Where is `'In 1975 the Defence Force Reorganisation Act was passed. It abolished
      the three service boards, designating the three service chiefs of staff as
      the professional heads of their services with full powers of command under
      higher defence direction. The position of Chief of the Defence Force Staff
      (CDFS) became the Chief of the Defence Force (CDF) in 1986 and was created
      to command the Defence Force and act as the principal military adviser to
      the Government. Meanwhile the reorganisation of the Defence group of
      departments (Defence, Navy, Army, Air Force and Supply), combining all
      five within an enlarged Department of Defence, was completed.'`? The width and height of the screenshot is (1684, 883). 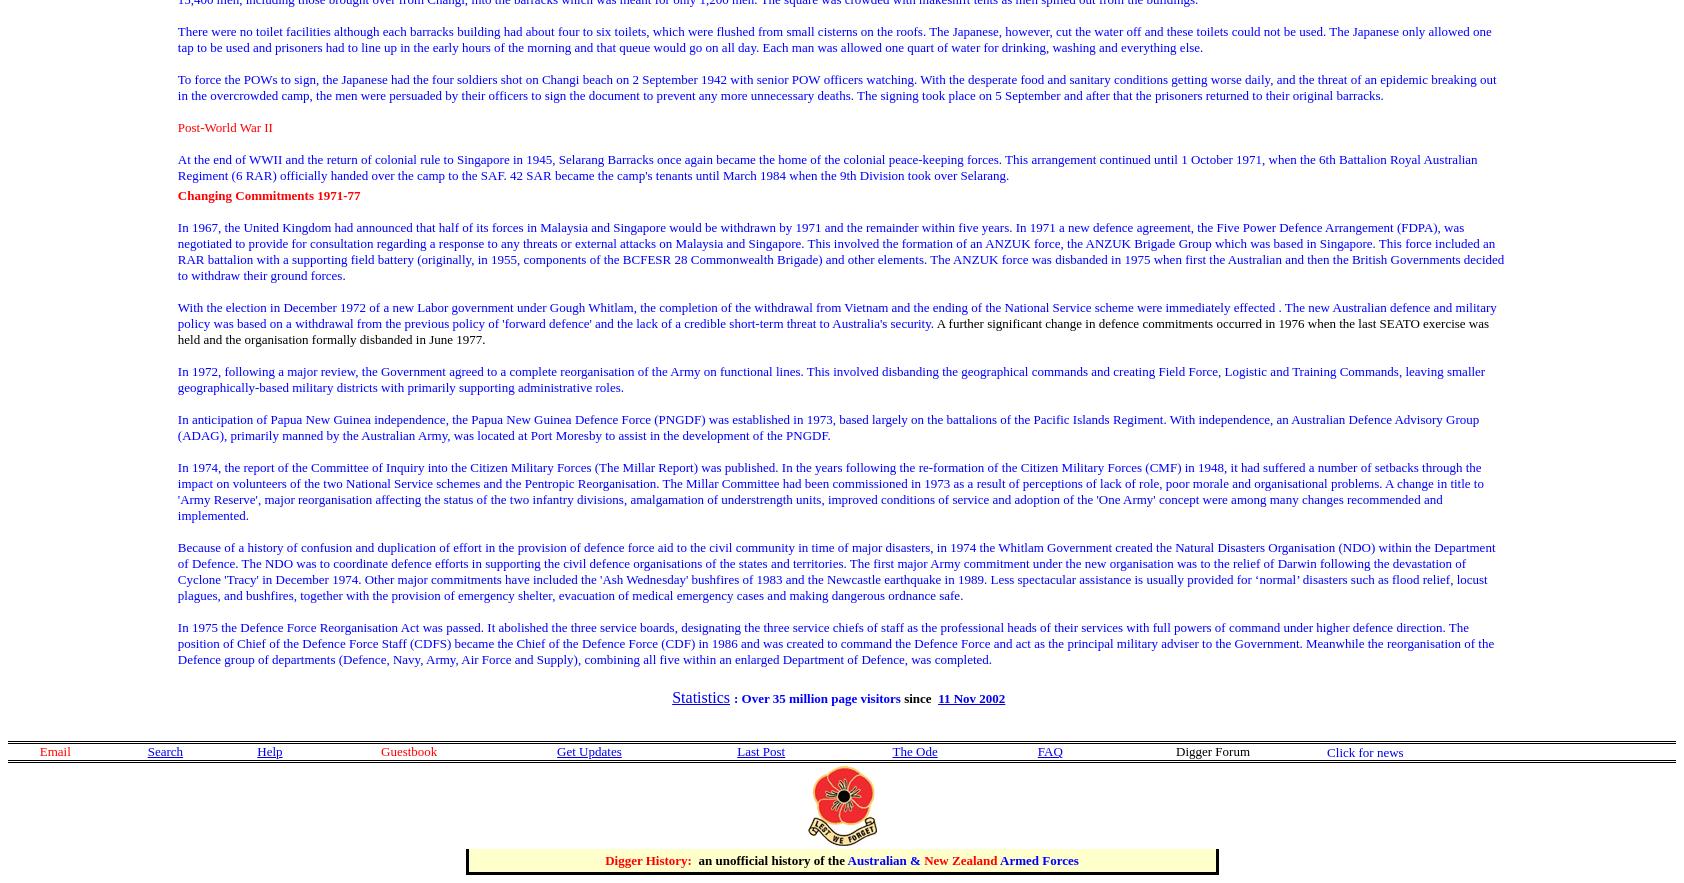 'In 1975 the Defence Force Reorganisation Act was passed. It abolished
      the three service boards, designating the three service chiefs of staff as
      the professional heads of their services with full powers of command under
      higher defence direction. The position of Chief of the Defence Force Staff
      (CDFS) became the Chief of the Defence Force (CDF) in 1986 and was created
      to command the Defence Force and act as the principal military adviser to
      the Government. Meanwhile the reorganisation of the Defence group of
      departments (Defence, Navy, Army, Air Force and Supply), combining all
      five within an enlarged Department of Defence, was completed.' is located at coordinates (835, 643).